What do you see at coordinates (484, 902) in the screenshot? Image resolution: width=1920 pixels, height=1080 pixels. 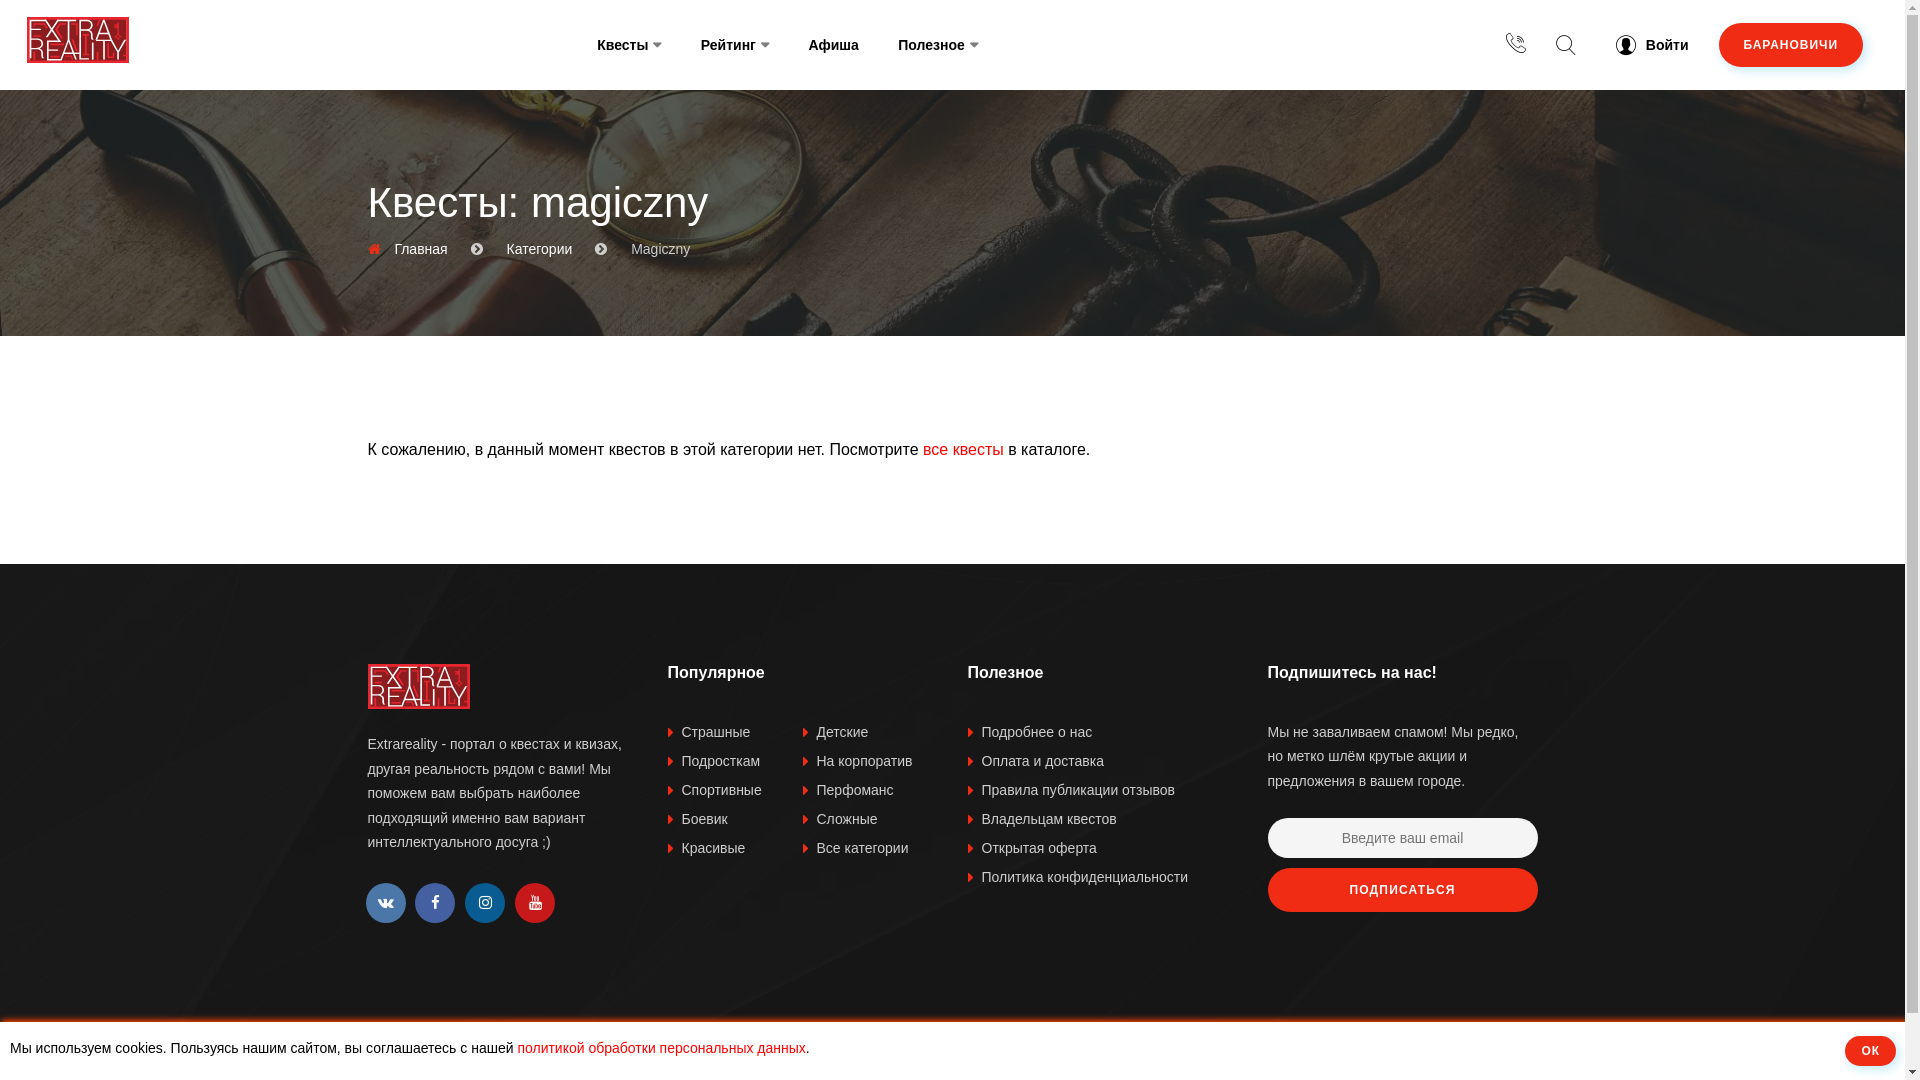 I see `'Extrareality Instagram'` at bounding box center [484, 902].